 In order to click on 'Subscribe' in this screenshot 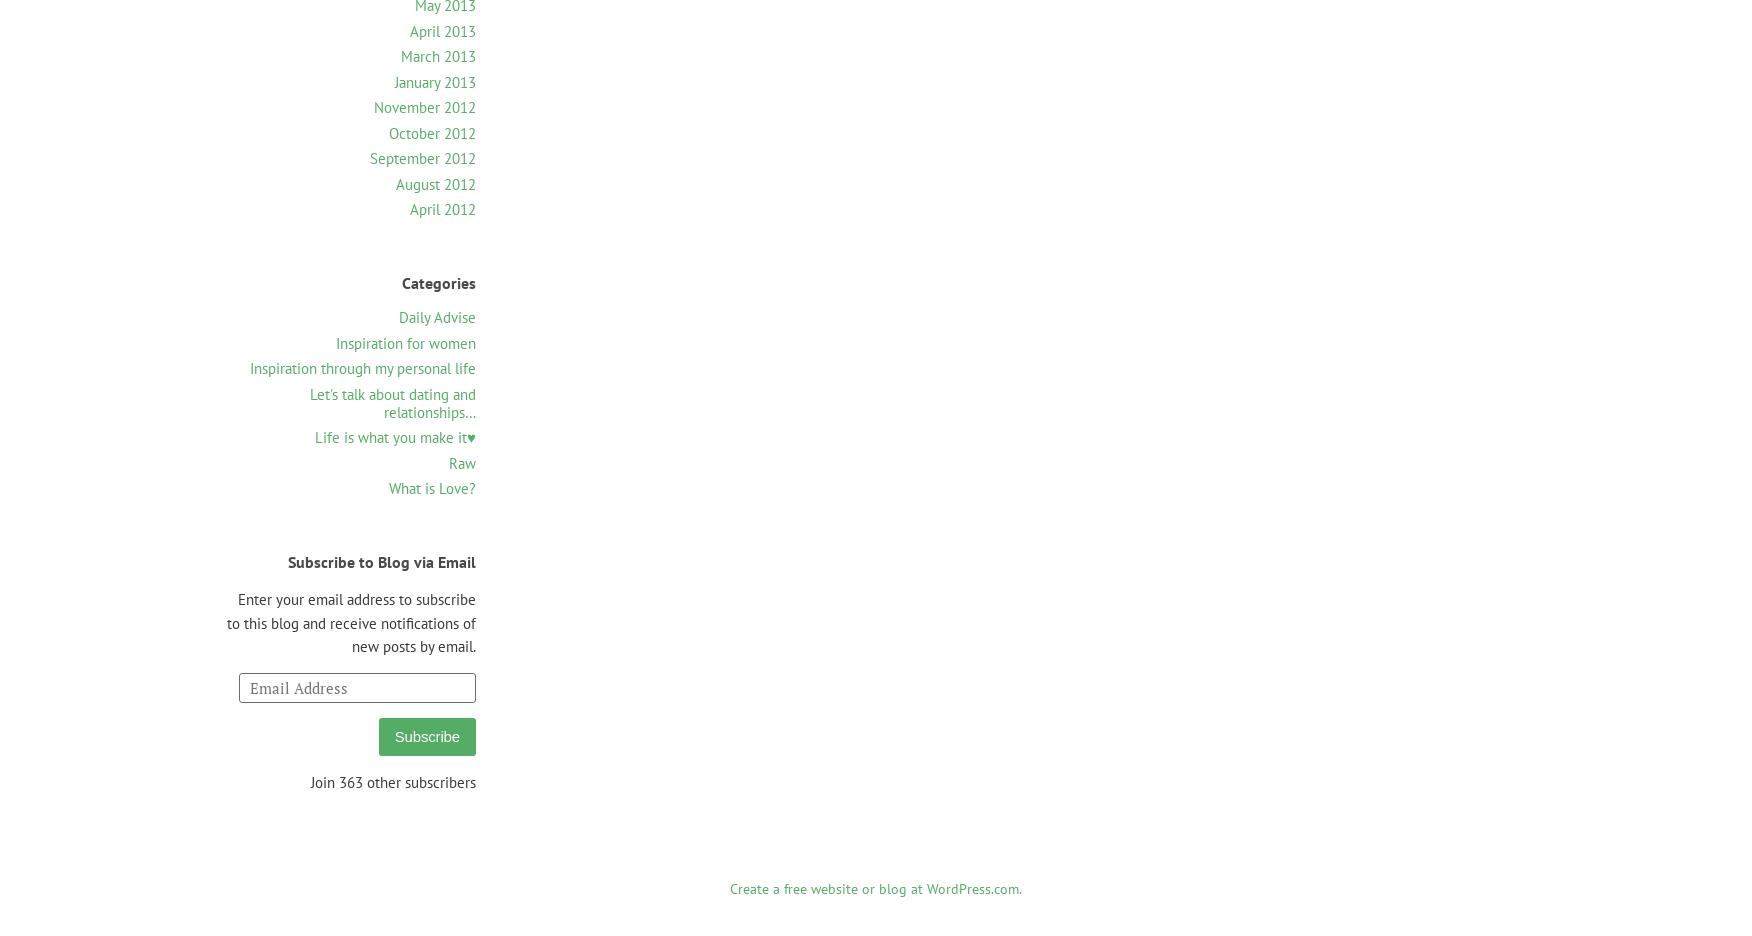, I will do `click(425, 735)`.